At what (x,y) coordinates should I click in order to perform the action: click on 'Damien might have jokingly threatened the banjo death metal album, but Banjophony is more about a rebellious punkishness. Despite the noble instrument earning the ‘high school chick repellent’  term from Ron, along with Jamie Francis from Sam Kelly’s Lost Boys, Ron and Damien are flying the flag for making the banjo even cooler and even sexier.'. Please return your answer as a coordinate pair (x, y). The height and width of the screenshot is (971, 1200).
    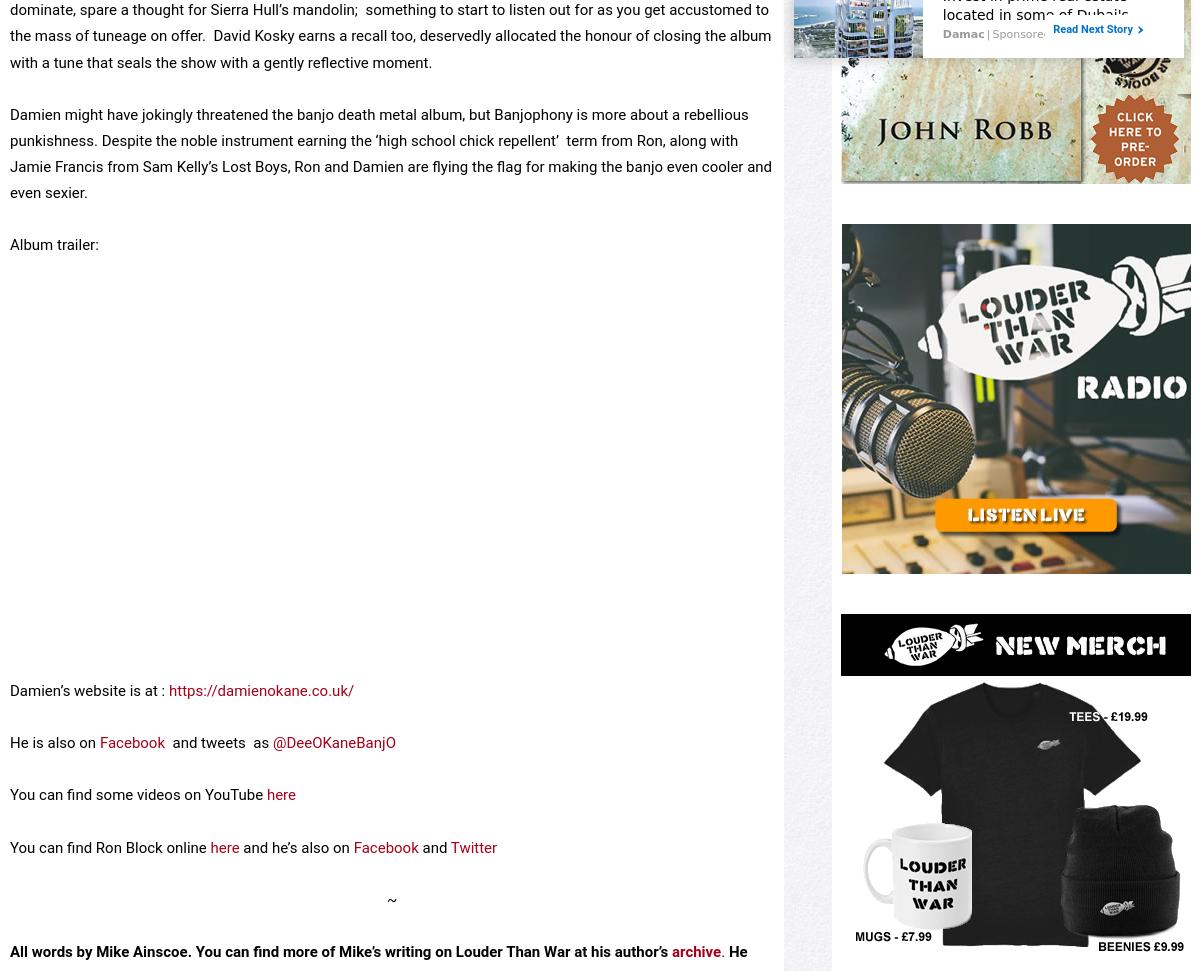
    Looking at the image, I should click on (390, 153).